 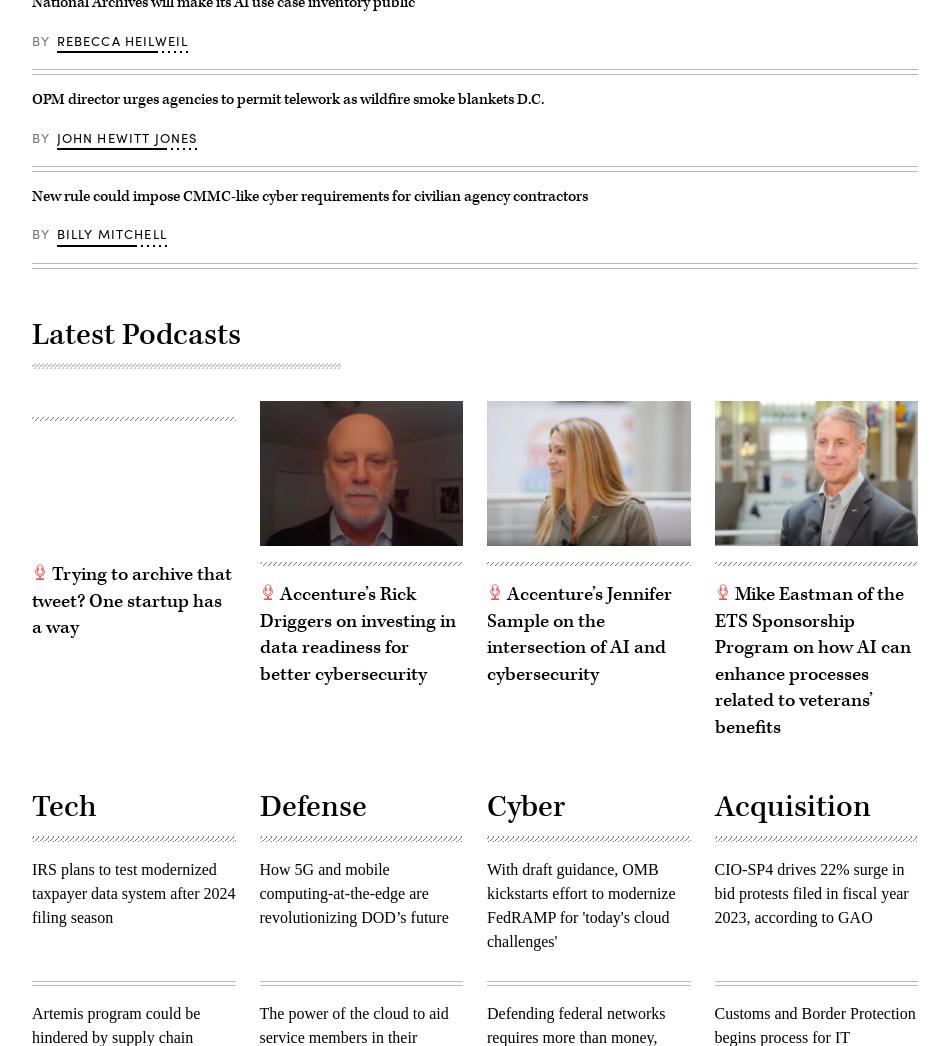 What do you see at coordinates (579, 632) in the screenshot?
I see `'Accenture’s Jennifer Sample on the intersection of AI and cybersecurity'` at bounding box center [579, 632].